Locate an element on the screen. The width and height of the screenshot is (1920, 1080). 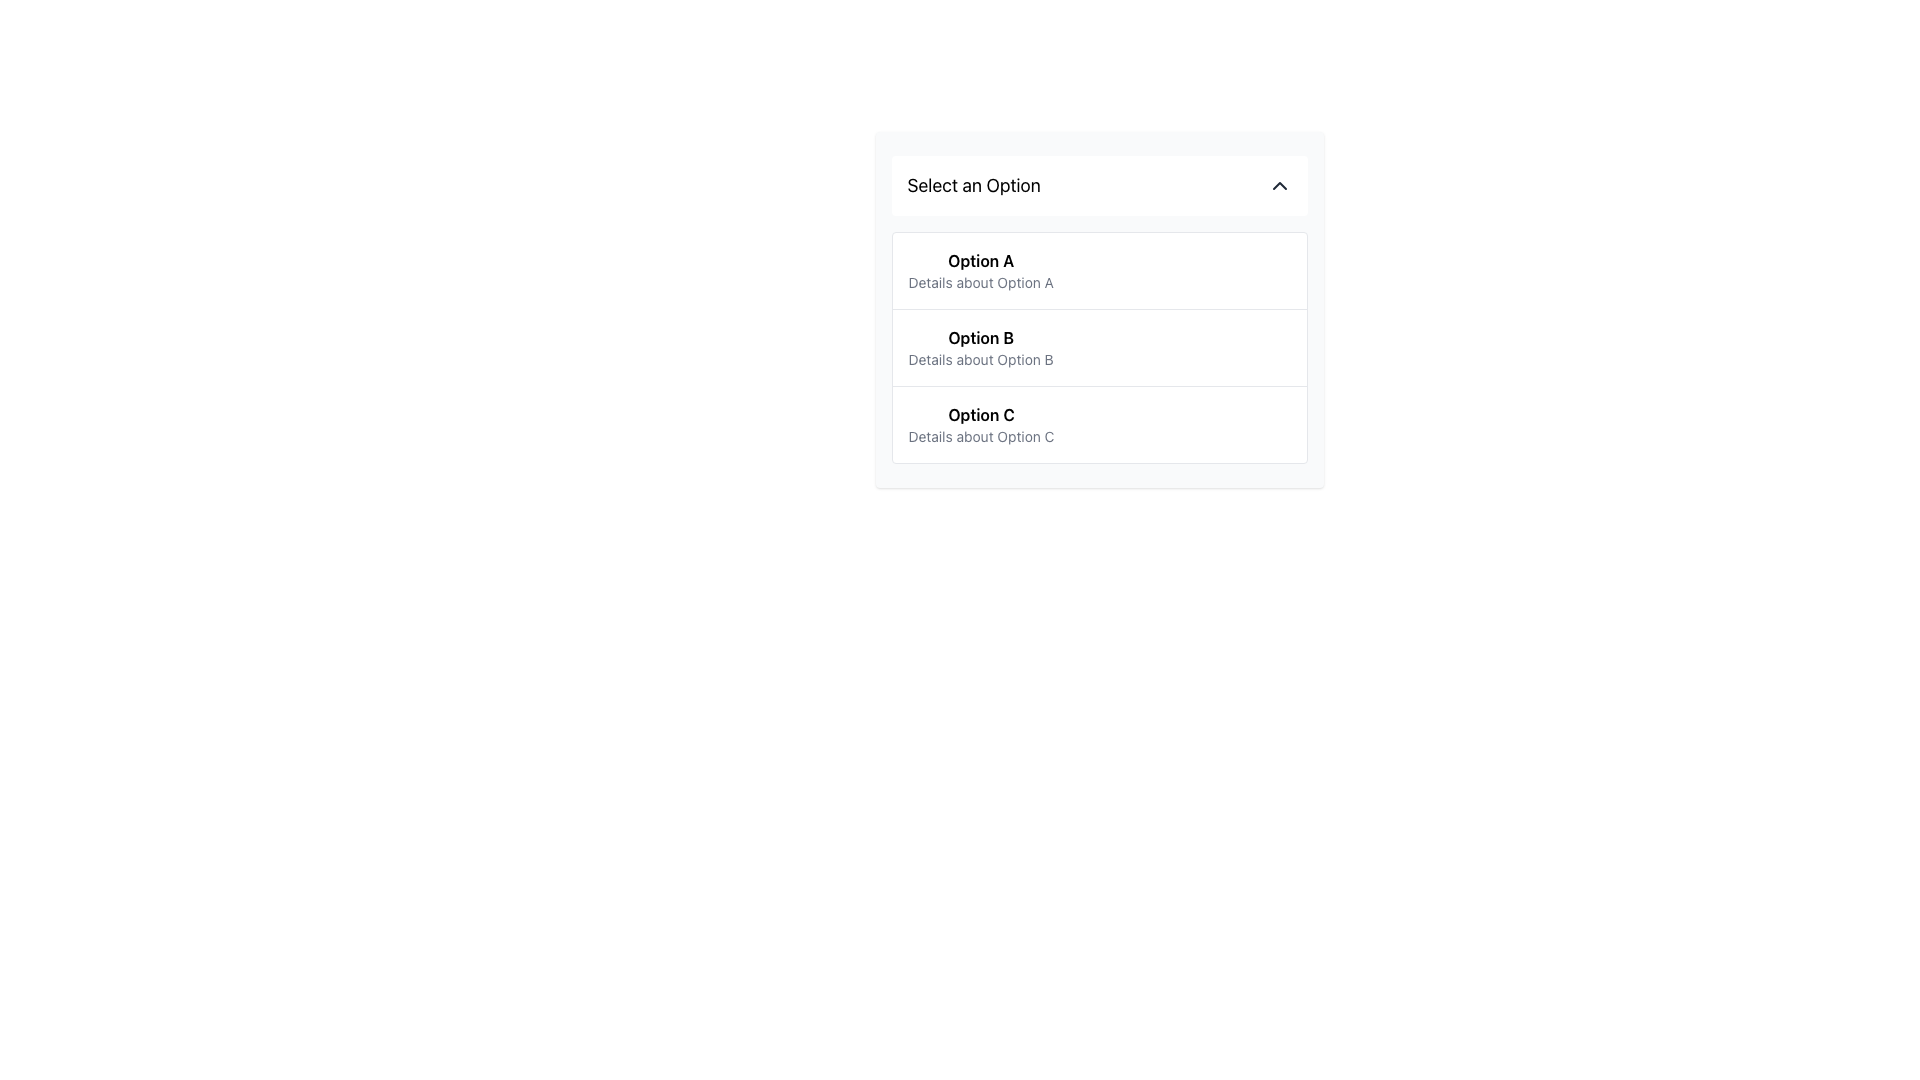
the 'Option B' text label in the dropdown menu, which is styled in bold and is the second option listed is located at coordinates (981, 337).